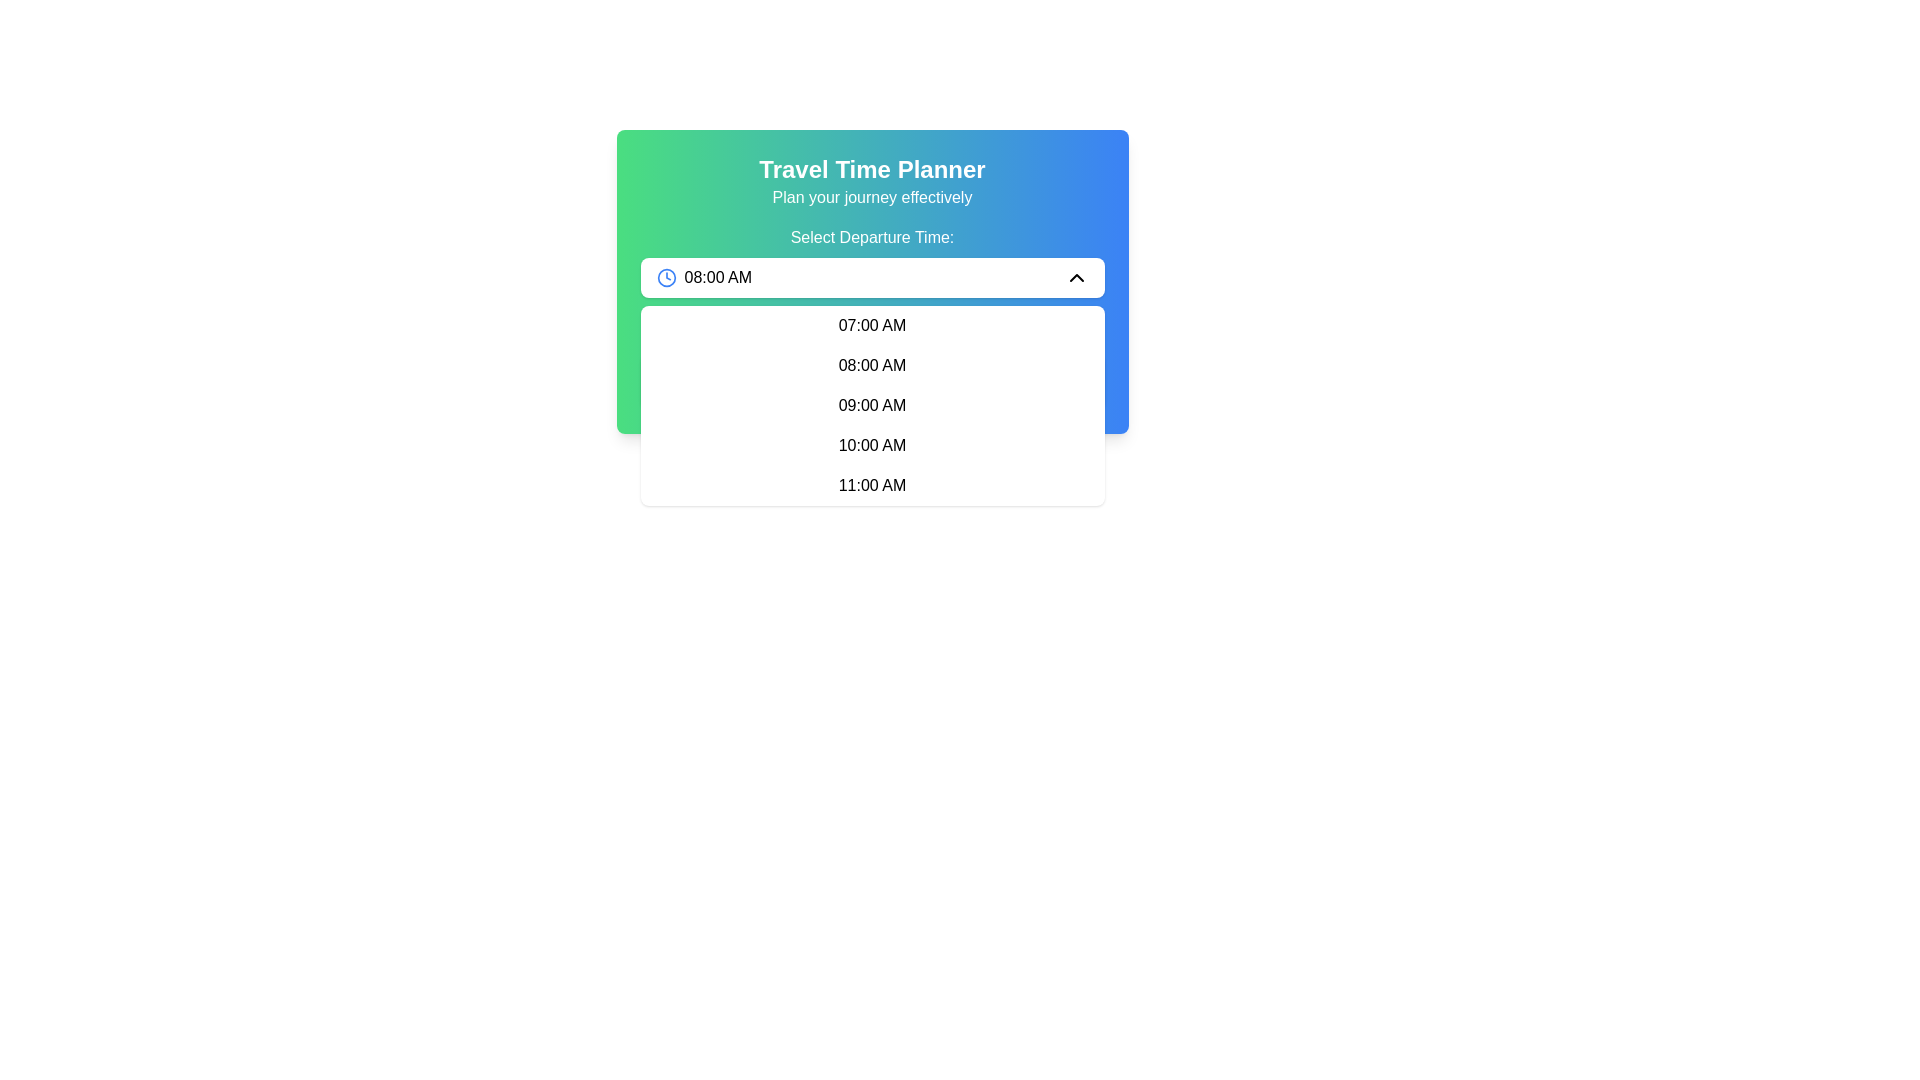  I want to click on the second item in the dropdown menu labeled '08:00 AM', which is a selectable time option located under the 'Select Departure Time' field, so click(872, 366).